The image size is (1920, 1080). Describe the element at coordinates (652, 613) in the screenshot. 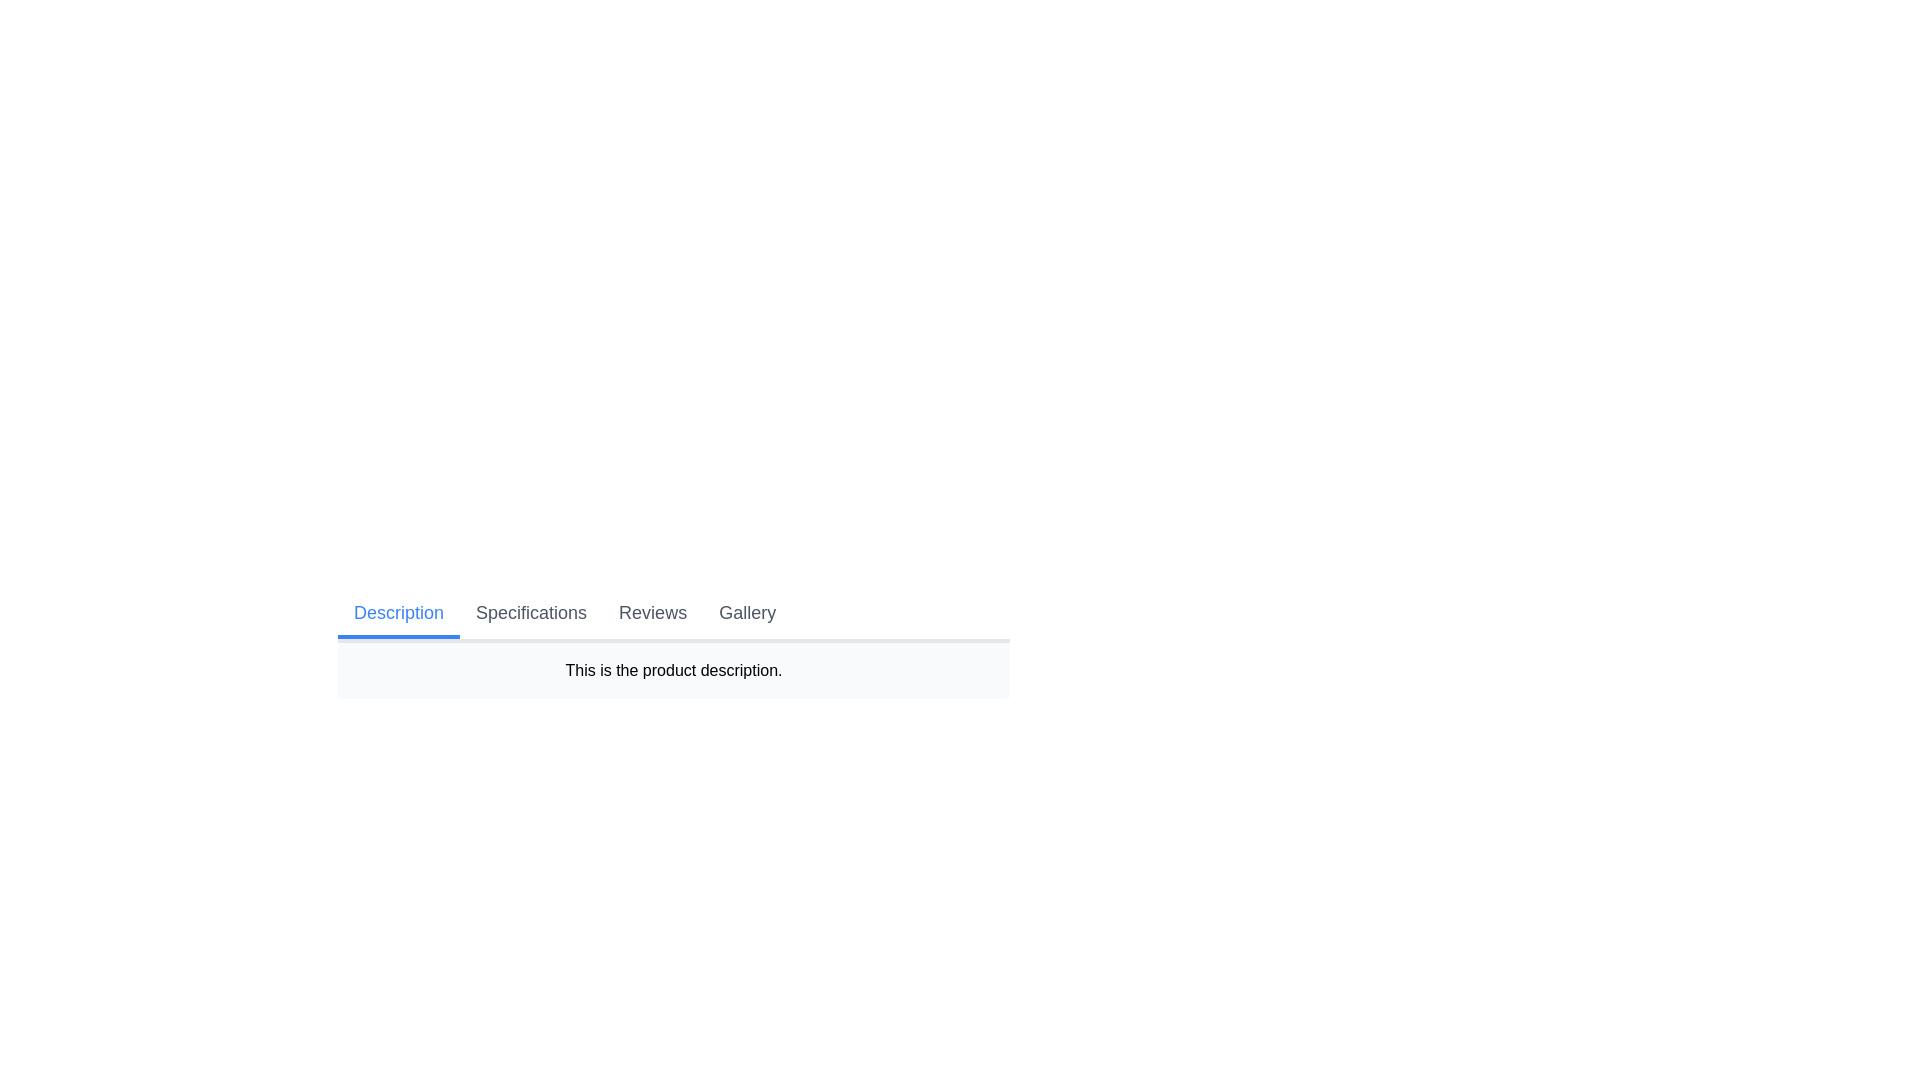

I see `the tab labeled Reviews` at that location.